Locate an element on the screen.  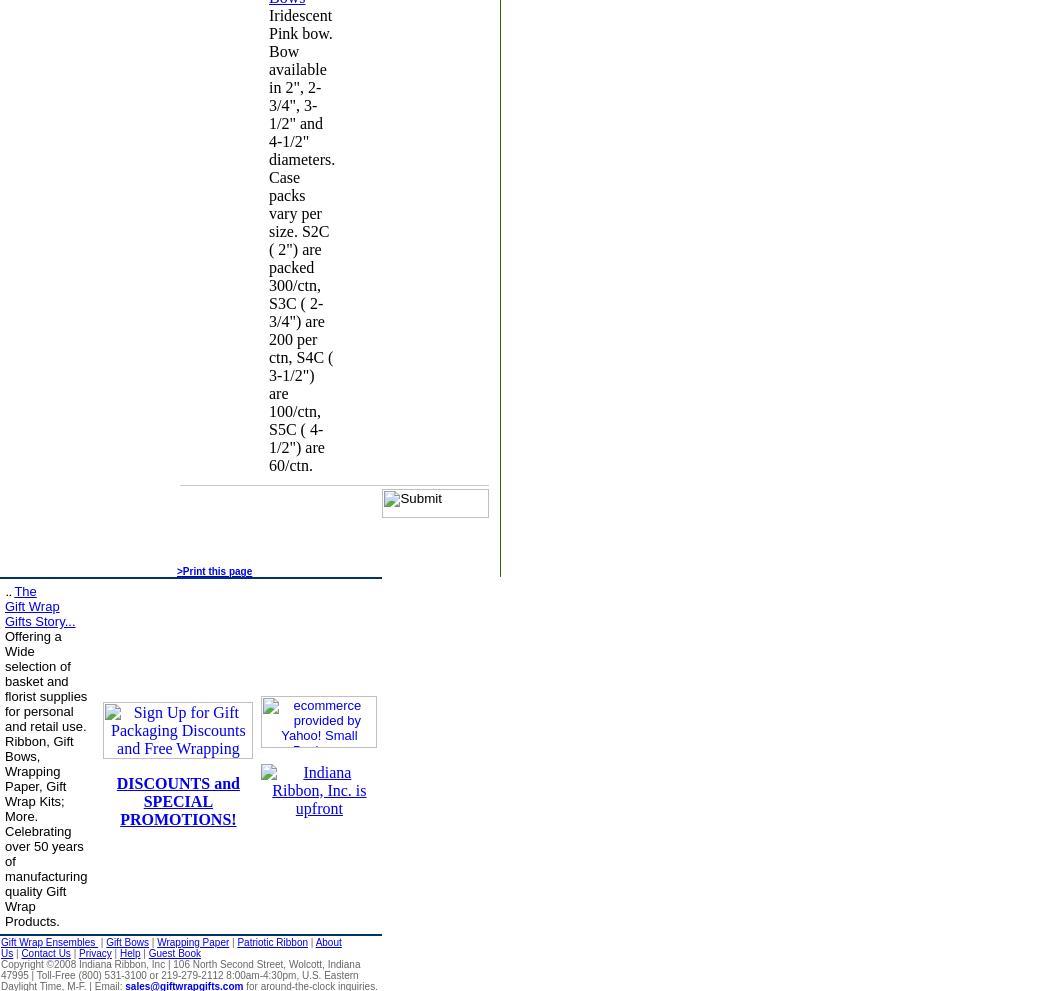
'Gift Bows' is located at coordinates (127, 941).